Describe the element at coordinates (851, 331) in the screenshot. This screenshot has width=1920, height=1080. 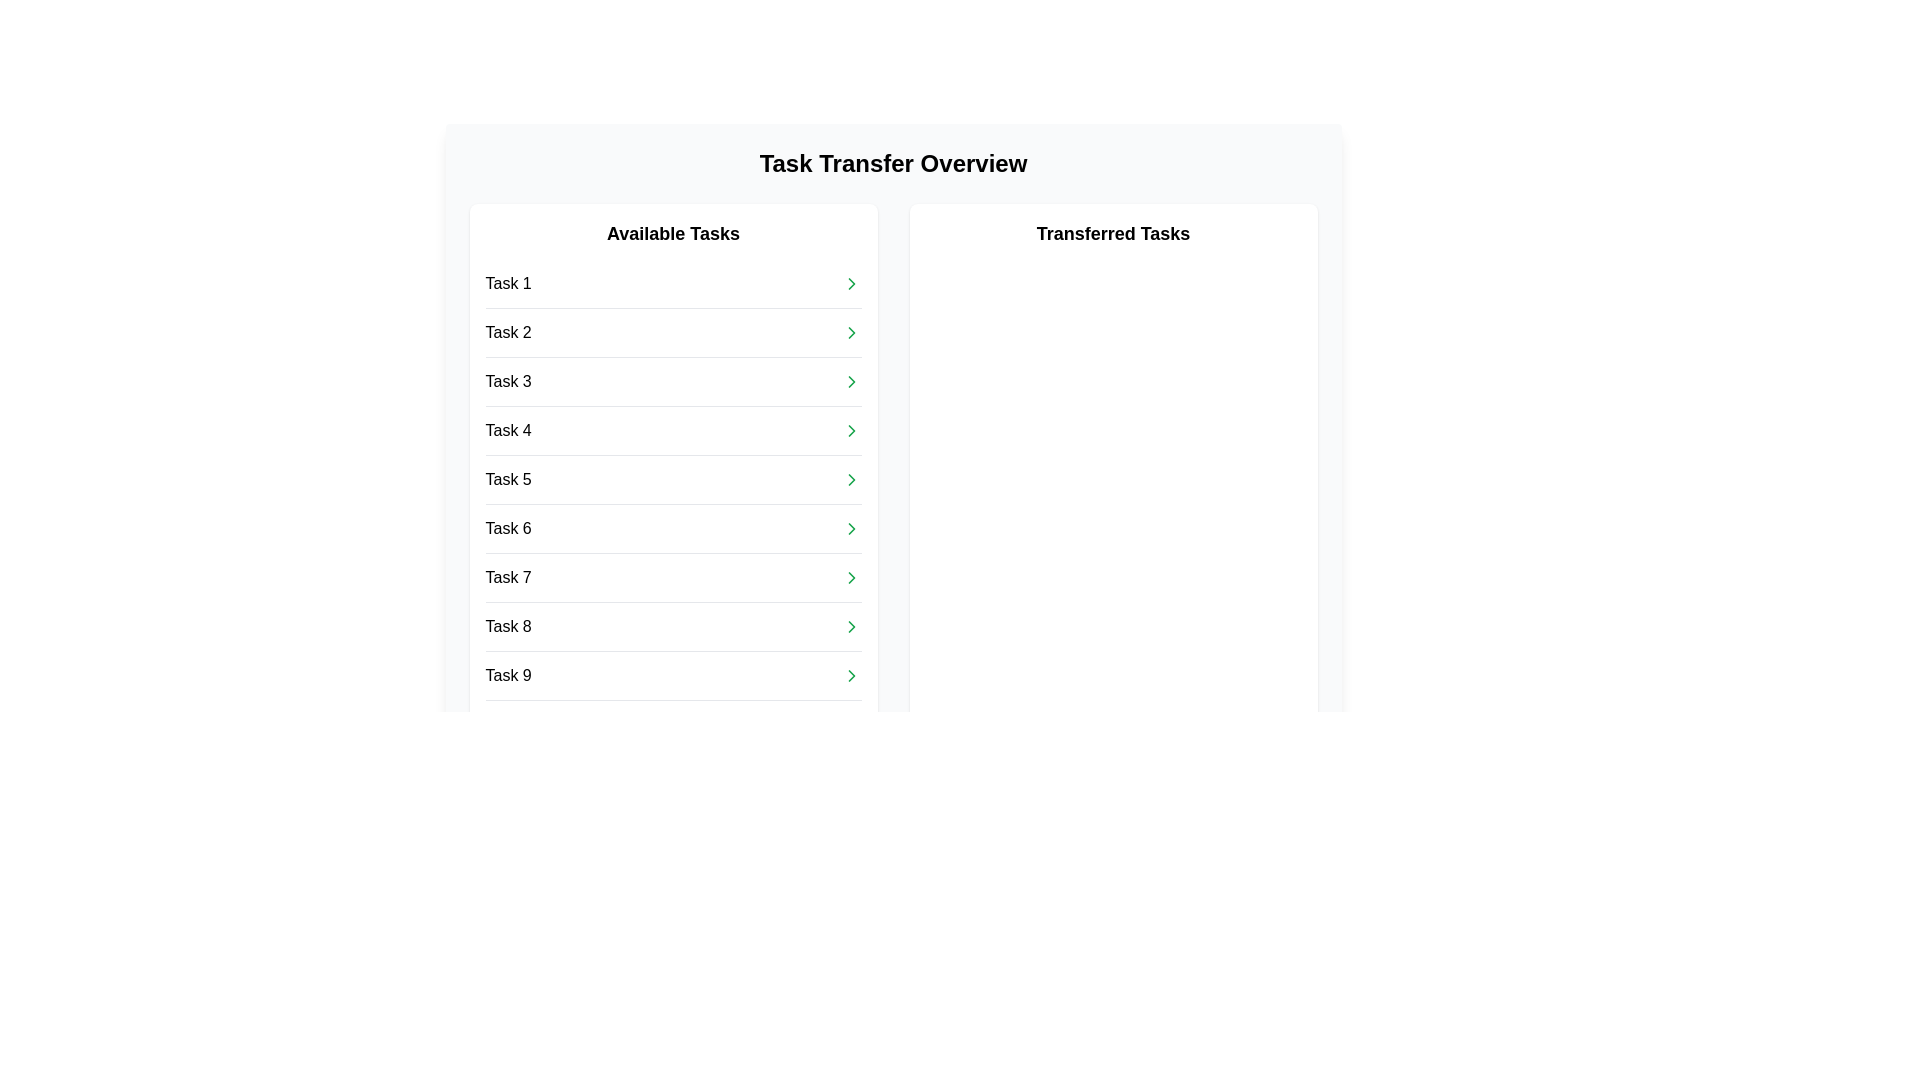
I see `the transfer icon located in the second row of the 'Available Tasks' section, to the right of 'Task 2', to transfer the task` at that location.